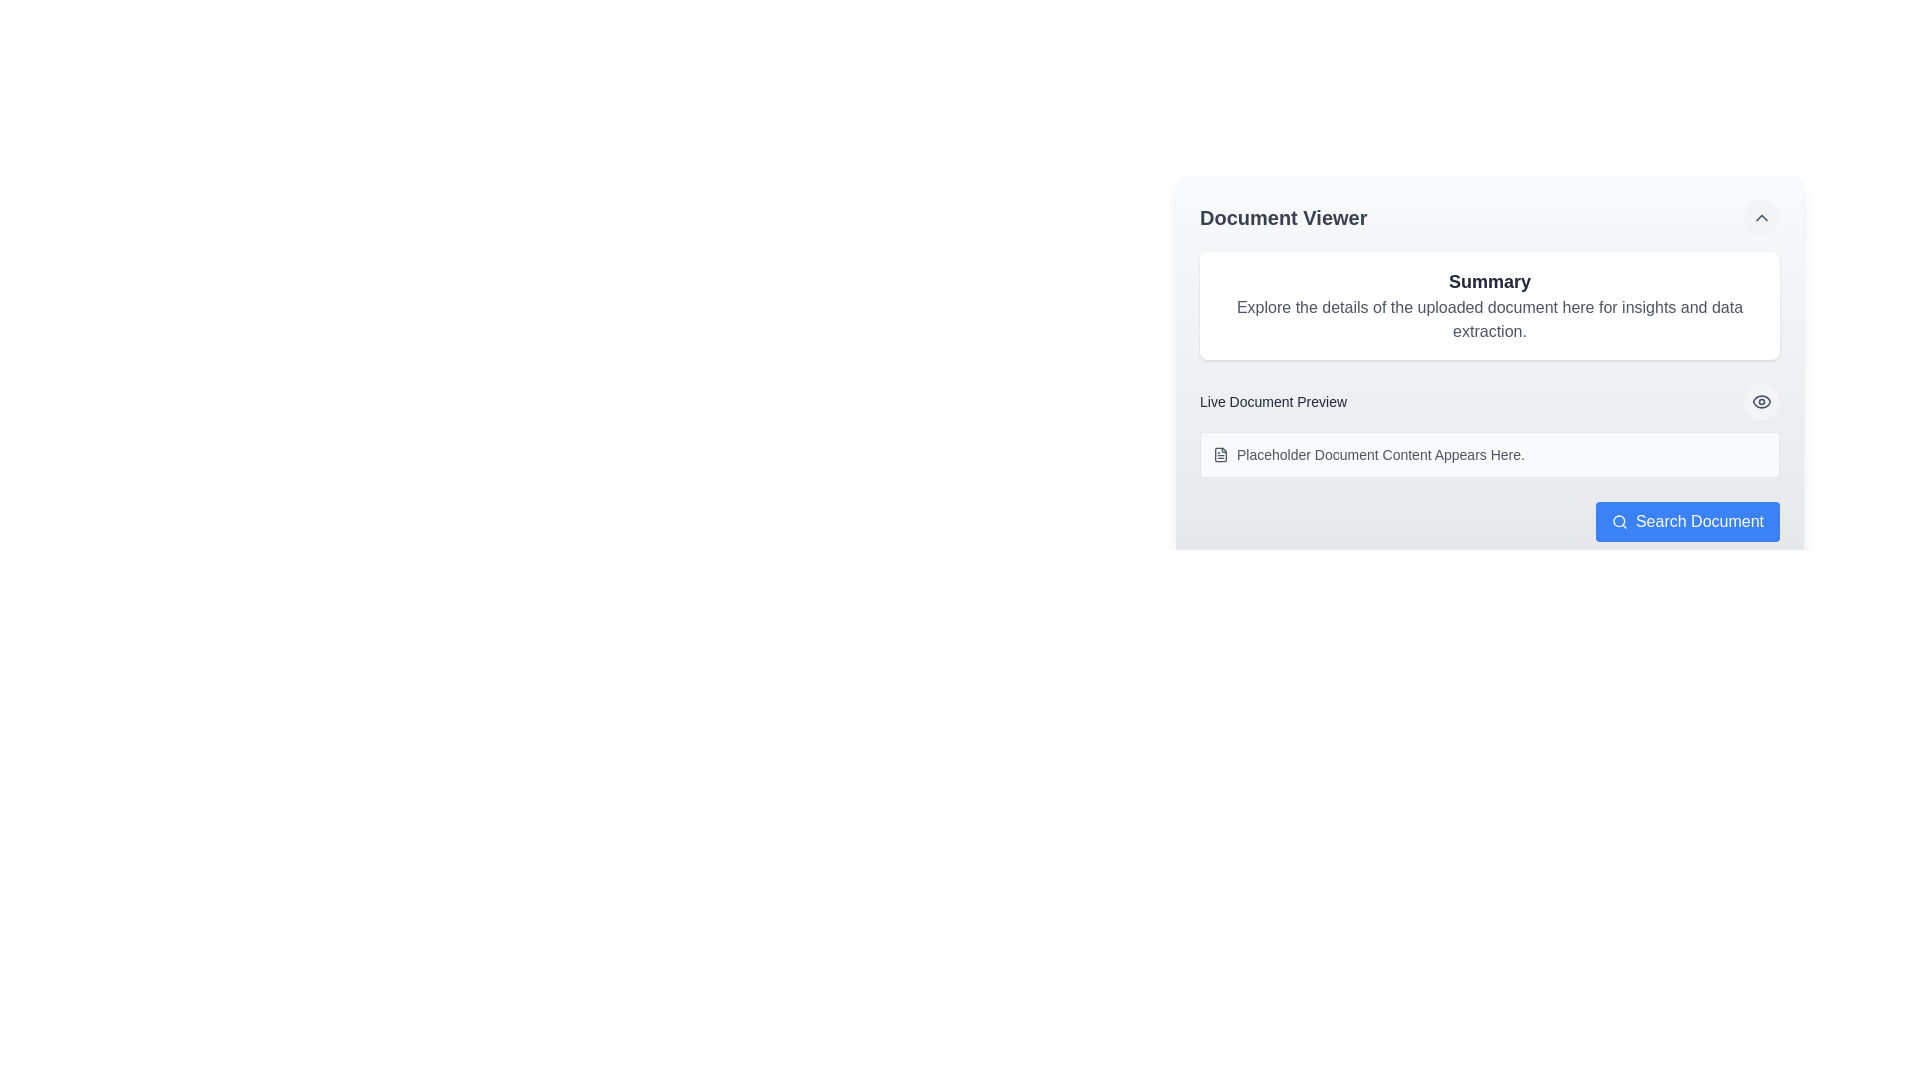 Image resolution: width=1920 pixels, height=1080 pixels. What do you see at coordinates (1219, 455) in the screenshot?
I see `the file/document icon located on the left side of the text 'Placeholder Document Content Appears Here' within the 'Live Document Preview' section of the 'Document Viewer' interface panel` at bounding box center [1219, 455].